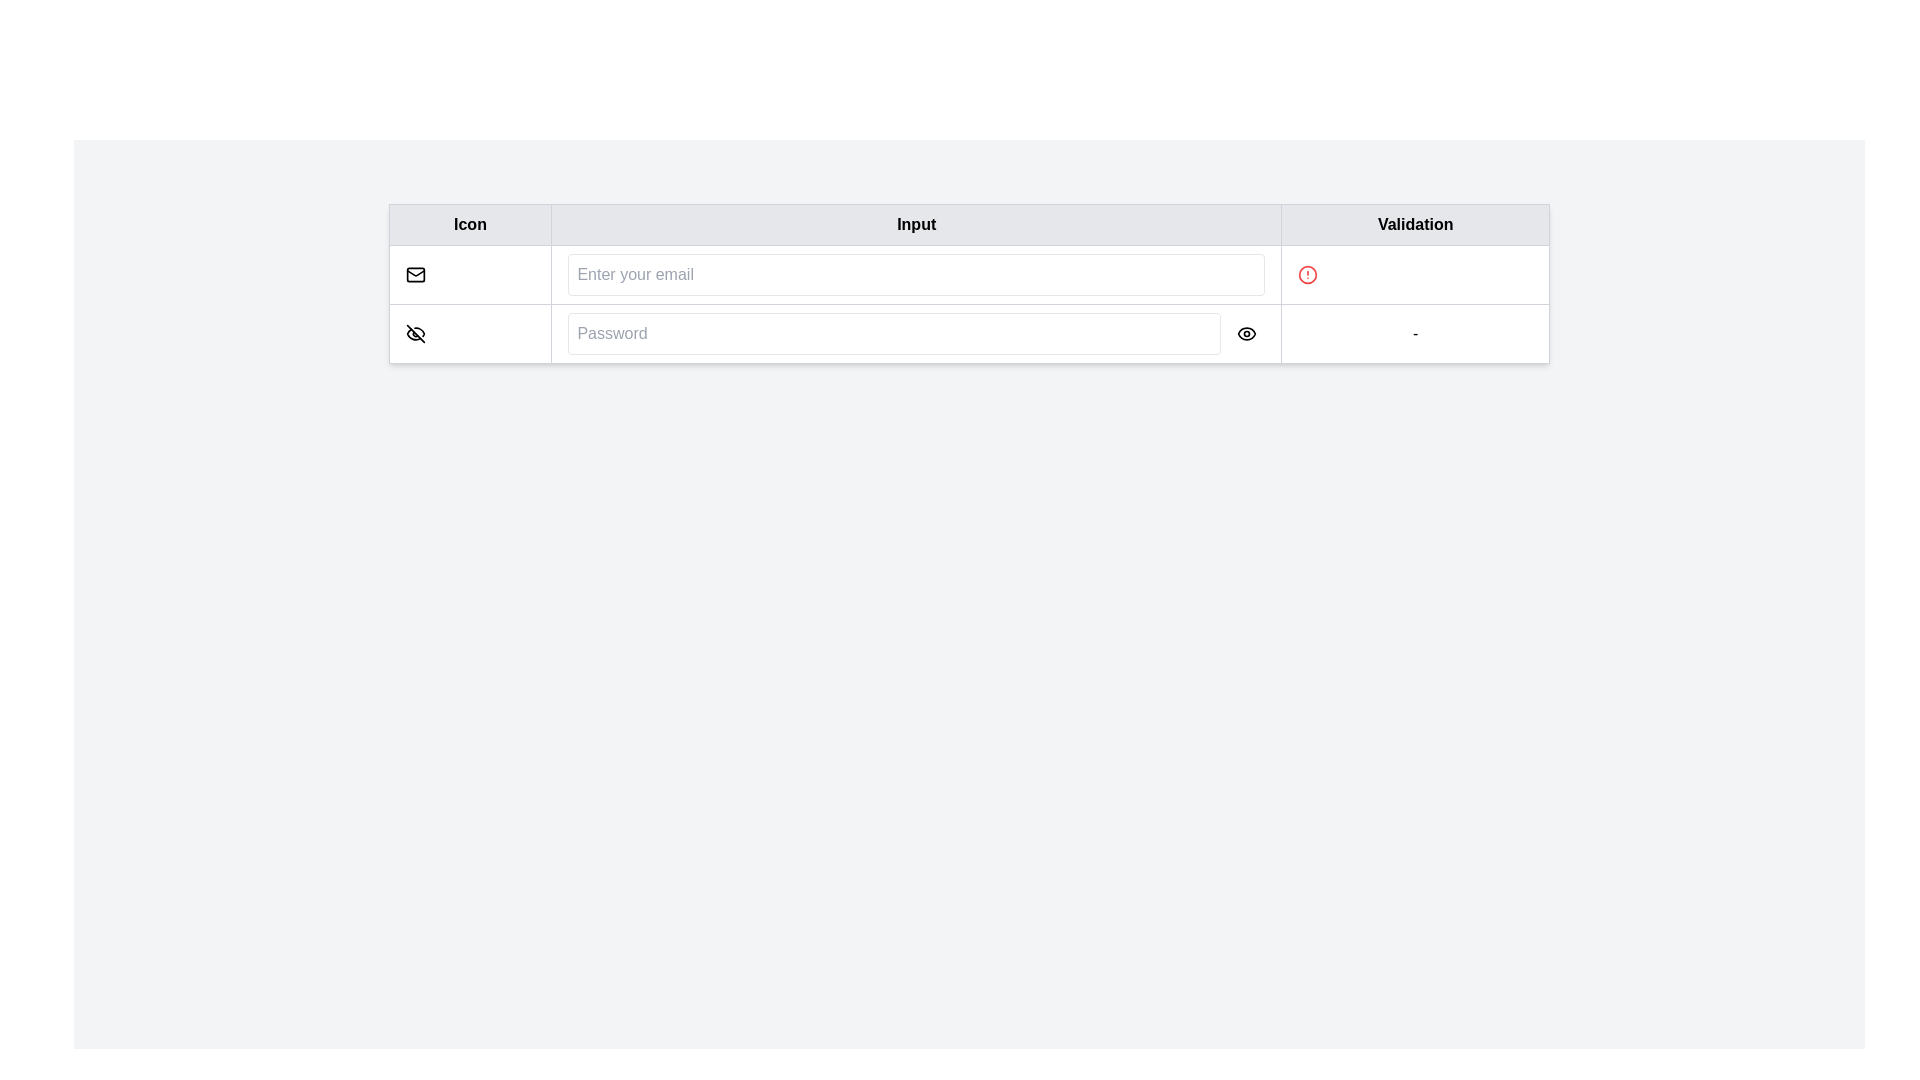  I want to click on the Label element that has a light gray border and contains the text 'Validation' in bold black font, located in the third column of a three-column row, so click(1414, 224).